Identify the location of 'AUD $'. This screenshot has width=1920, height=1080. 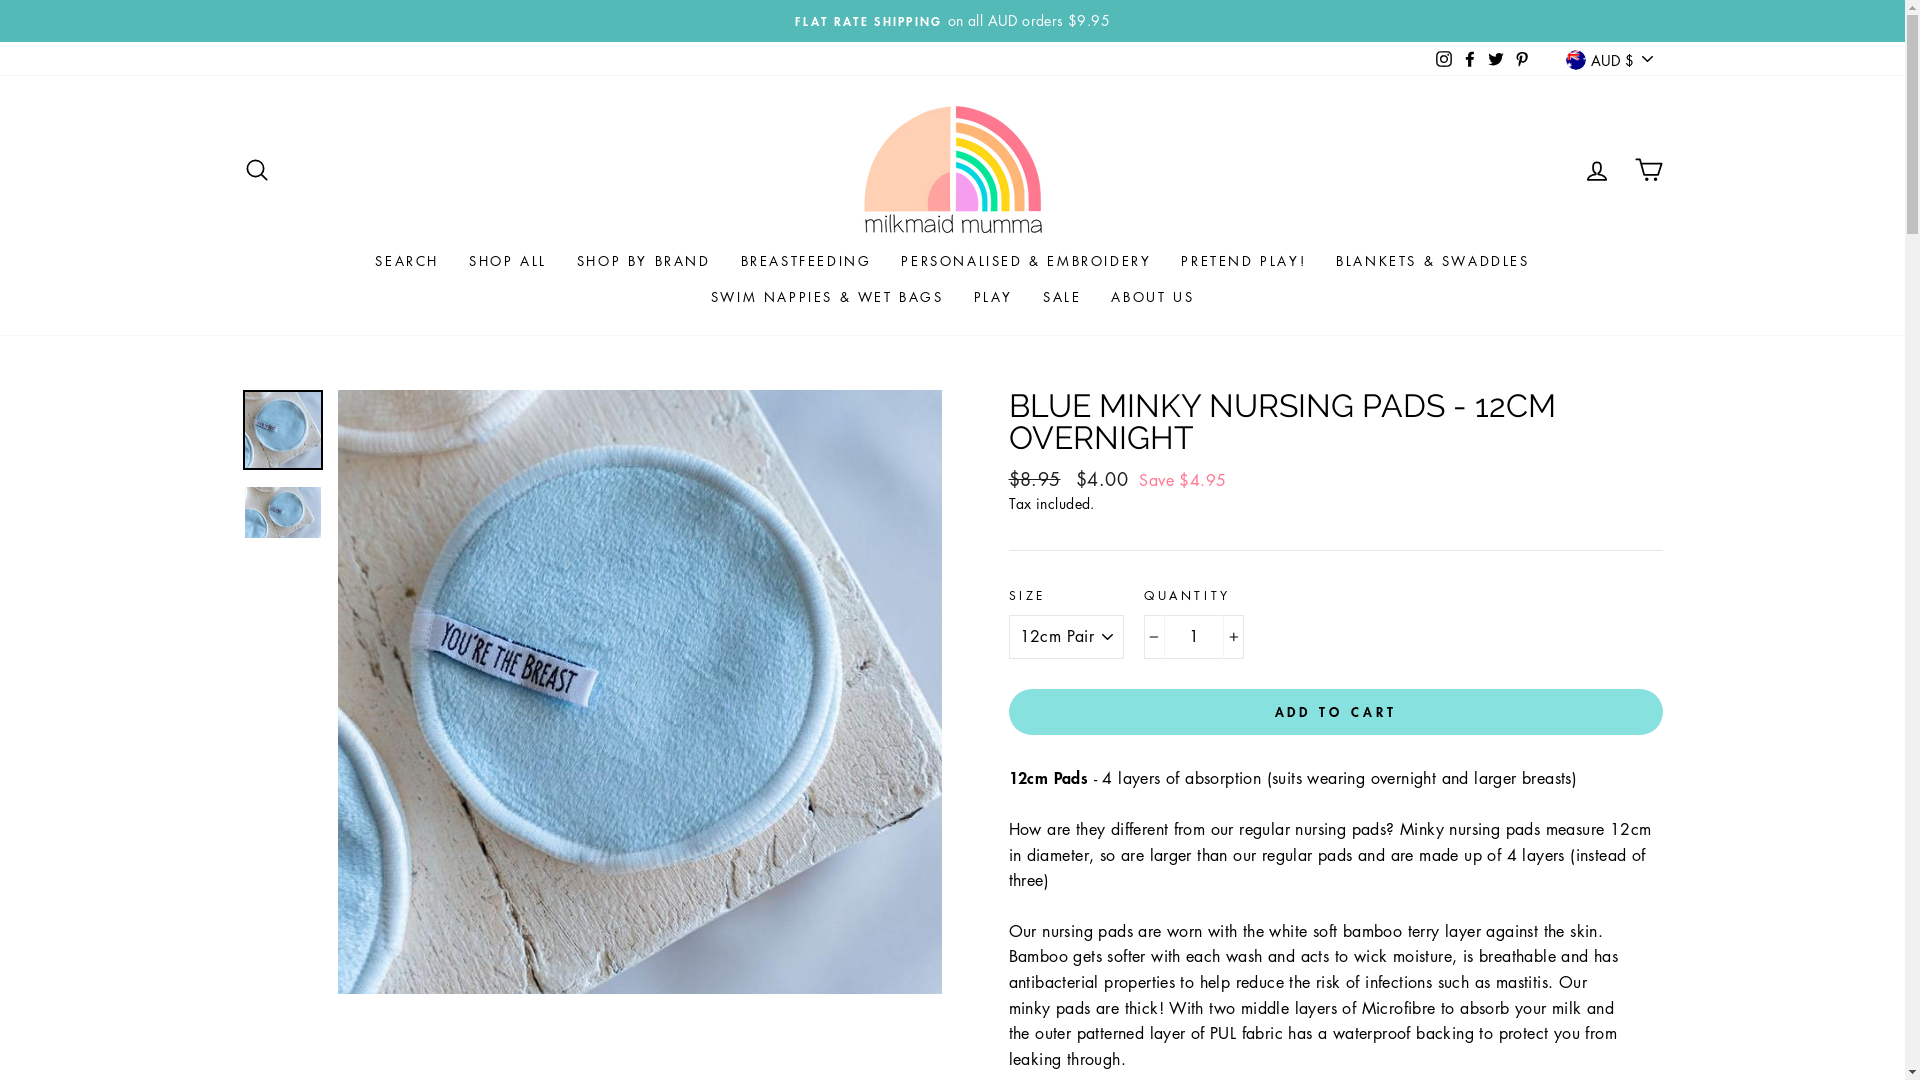
(1608, 58).